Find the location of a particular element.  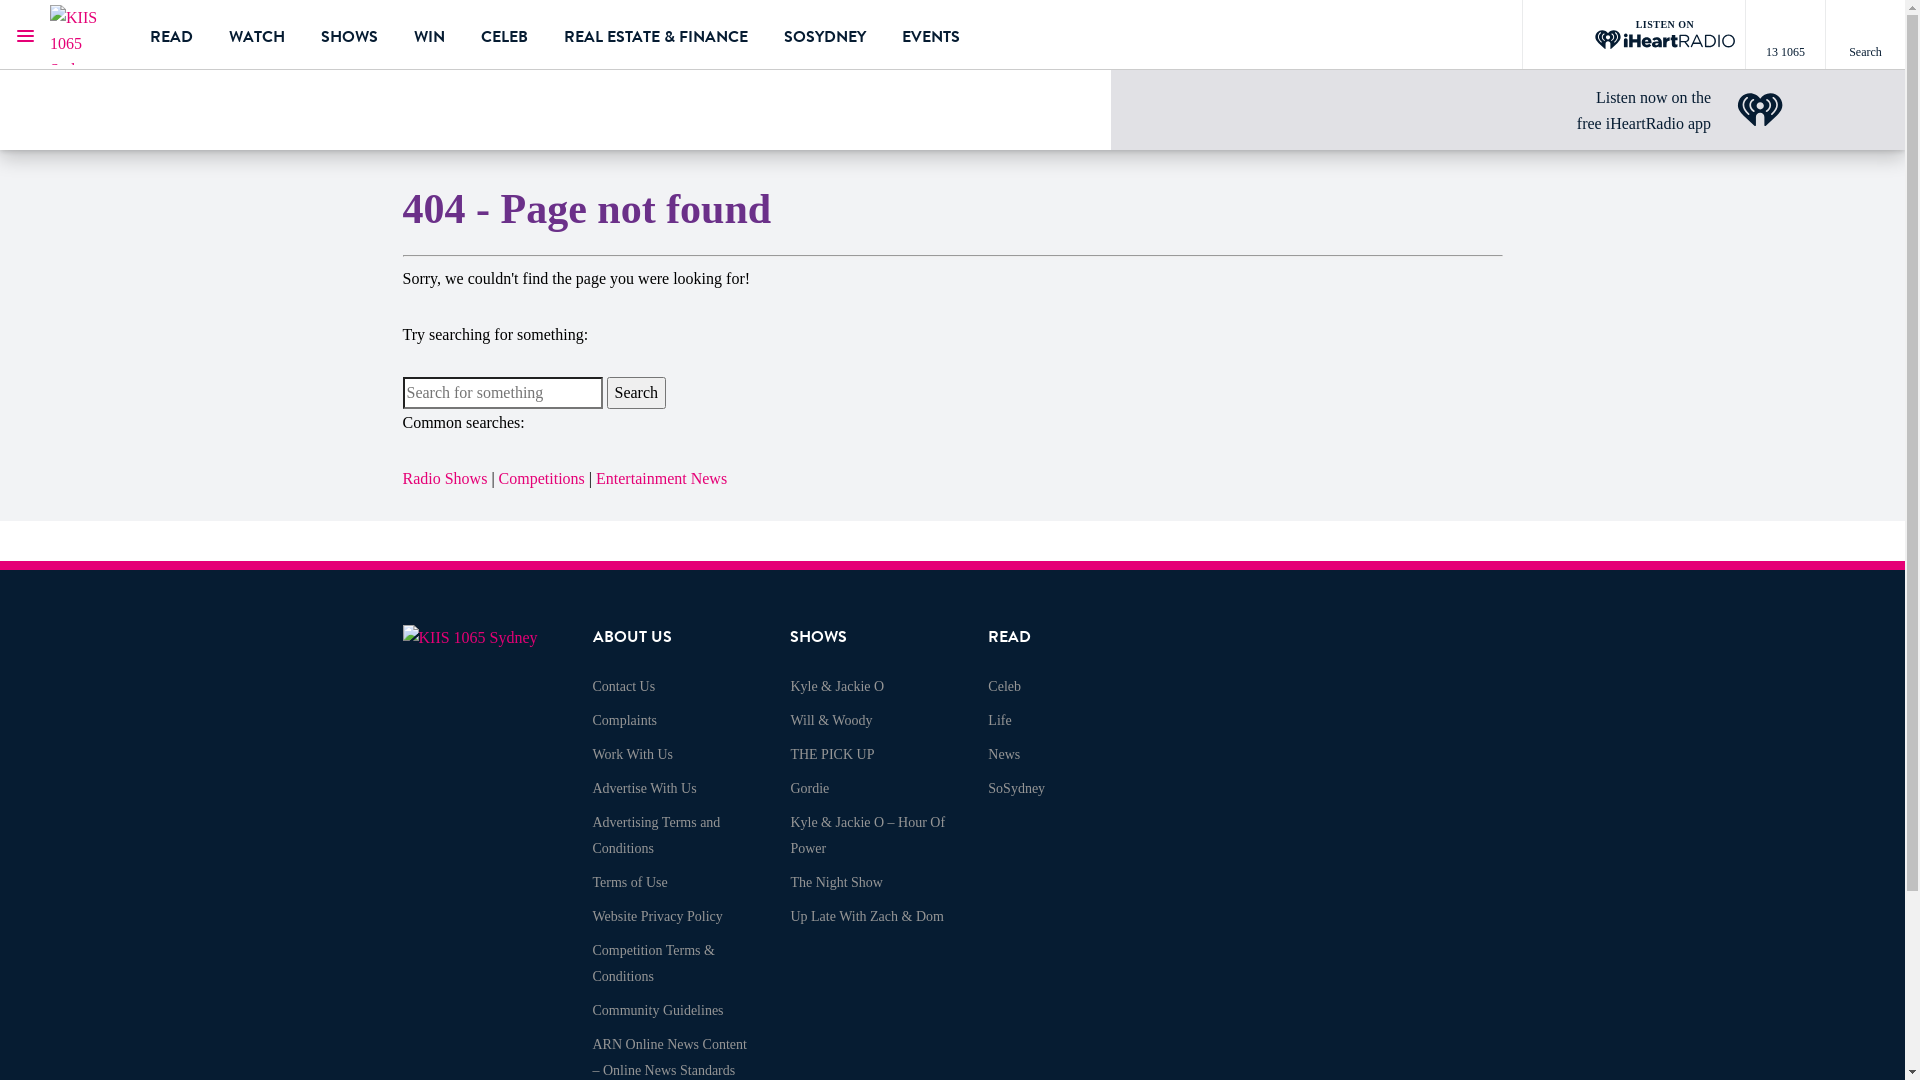

'Community Guidelines' is located at coordinates (657, 1010).